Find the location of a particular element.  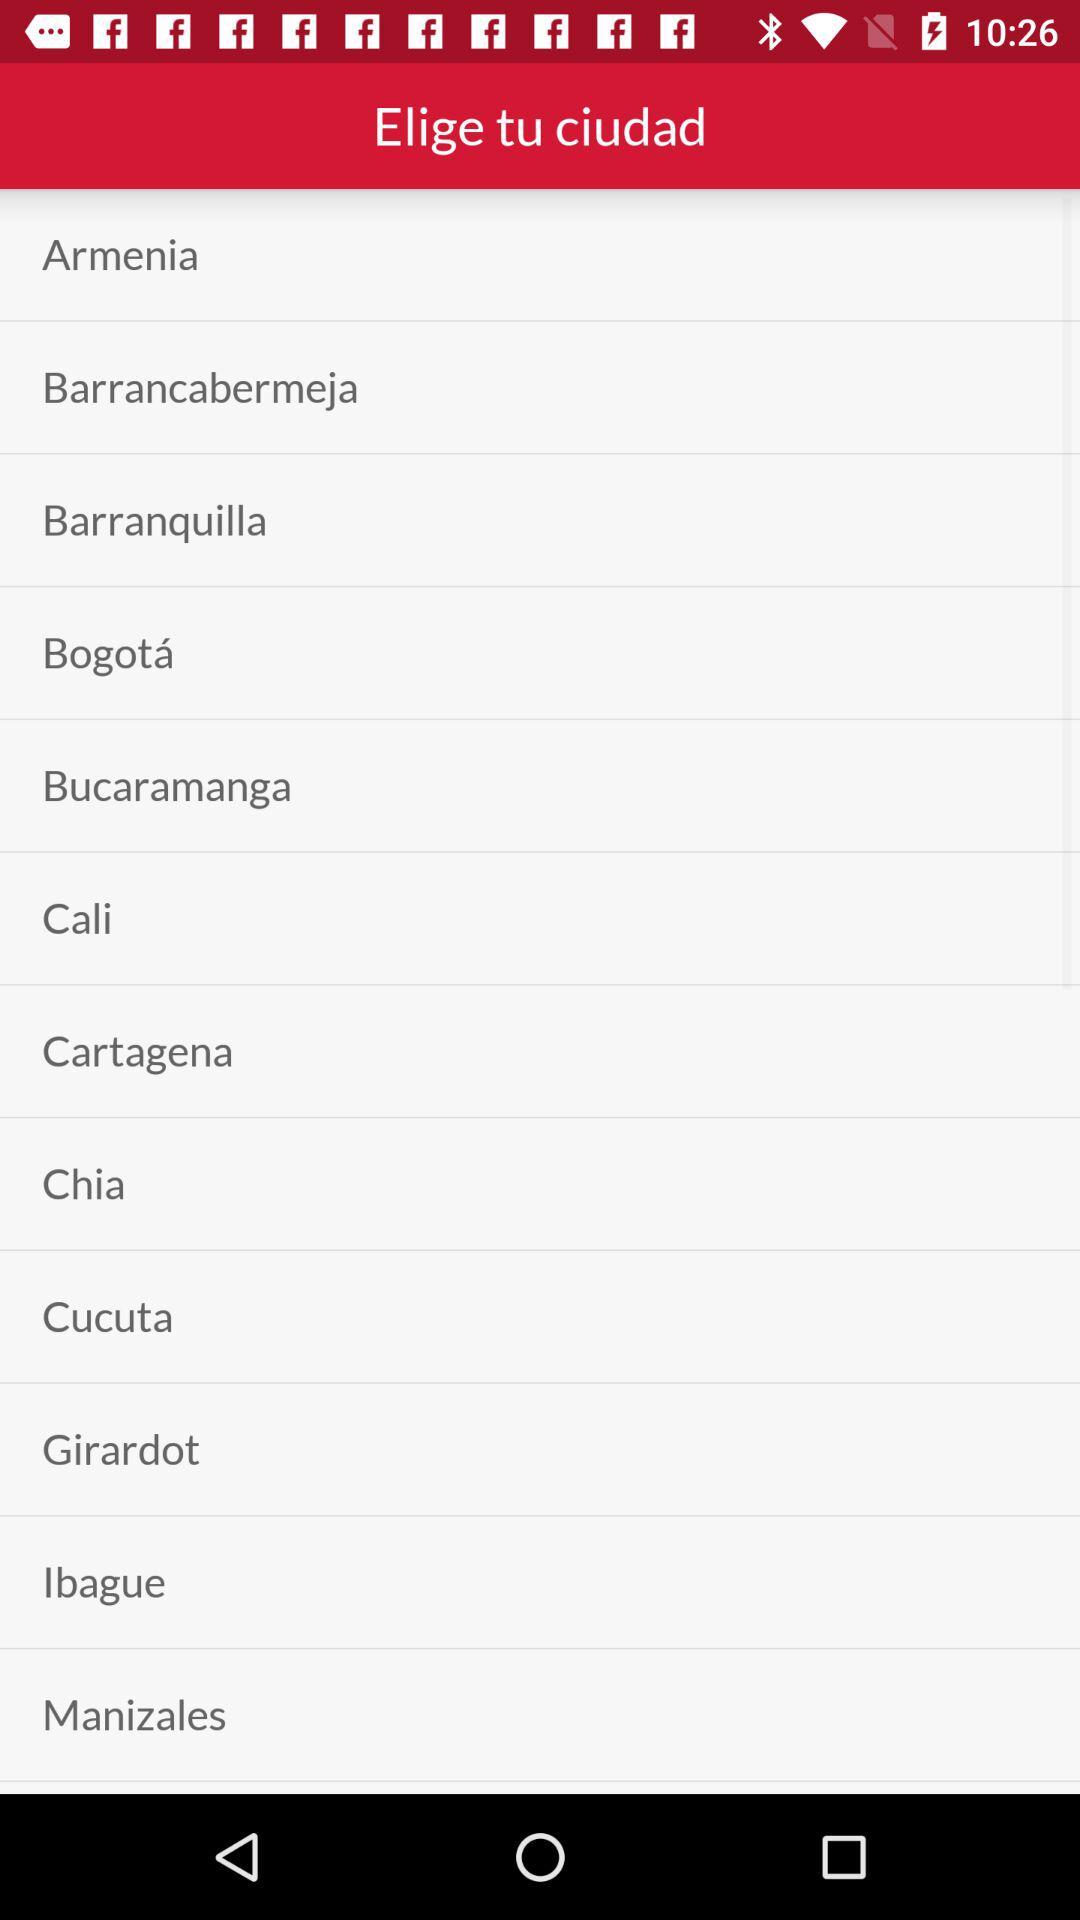

app above barranquilla app is located at coordinates (200, 387).